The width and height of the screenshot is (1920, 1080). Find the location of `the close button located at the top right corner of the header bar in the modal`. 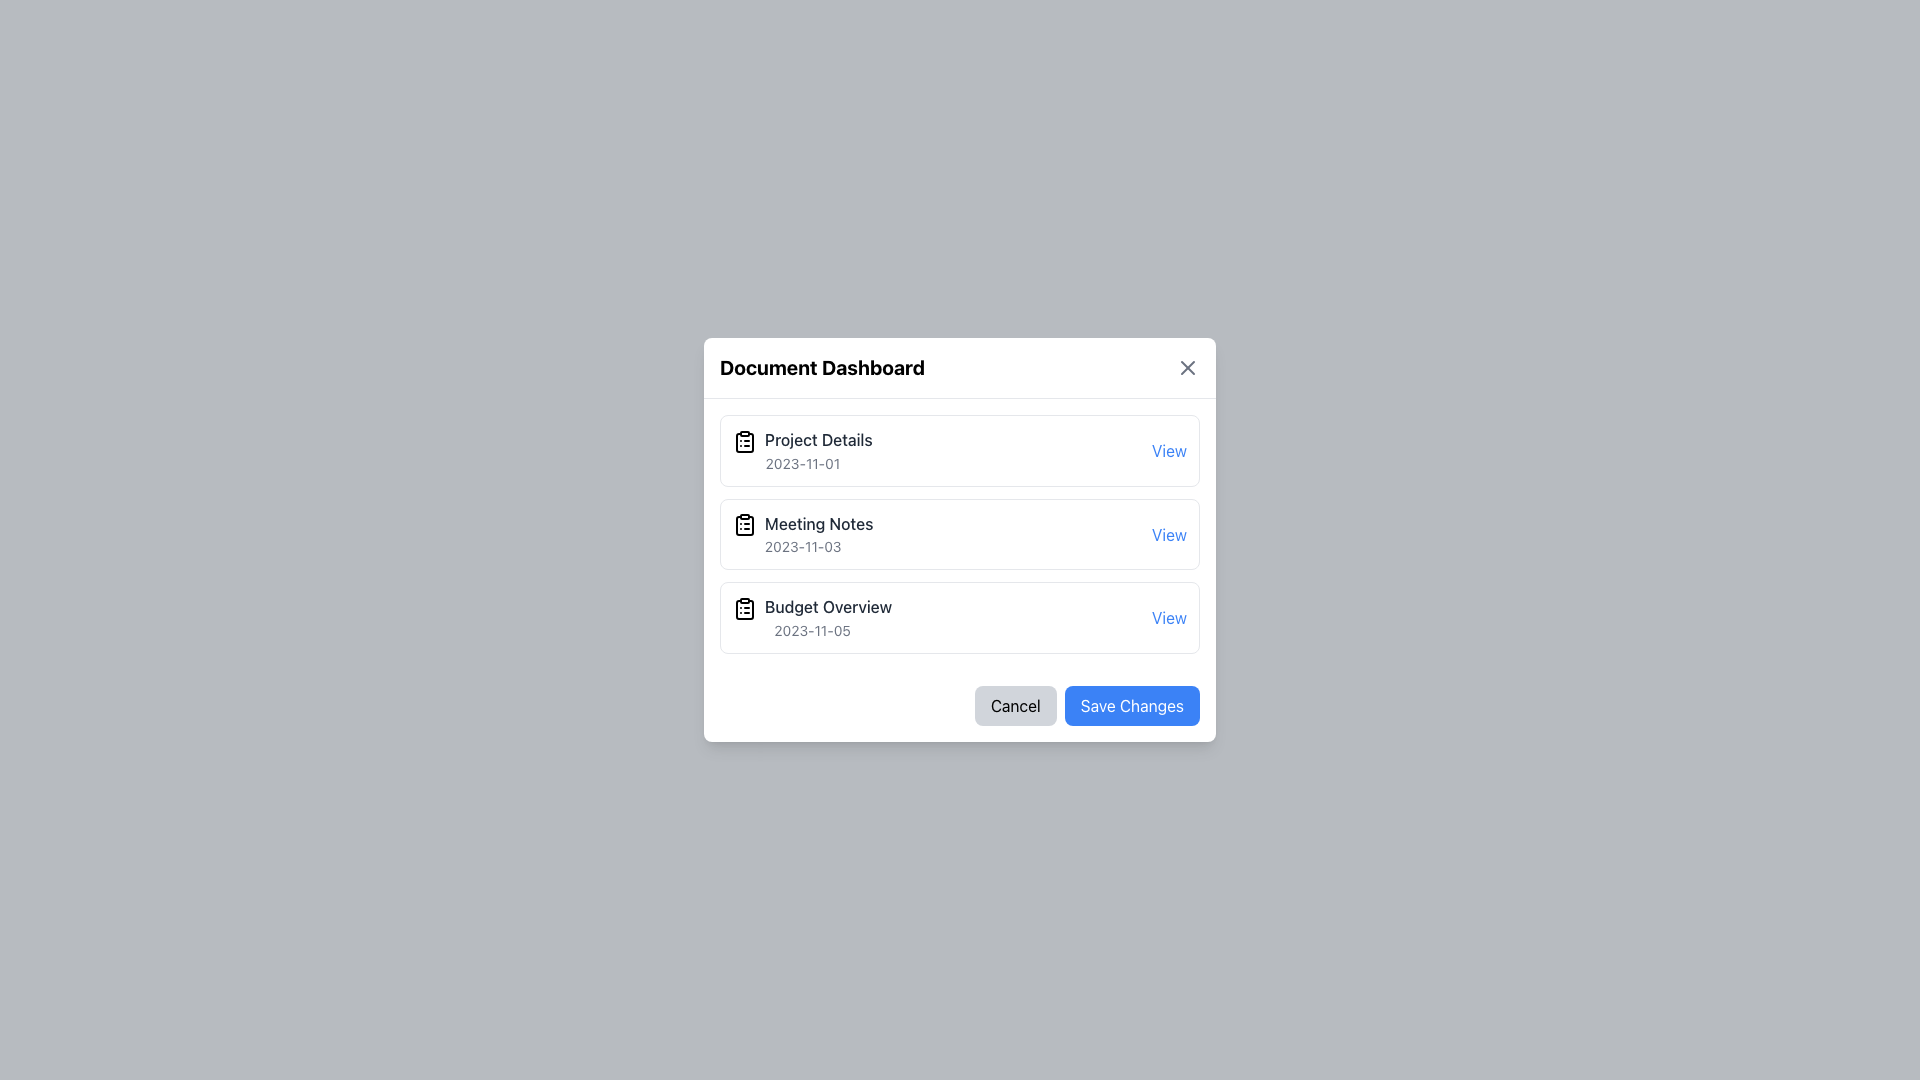

the close button located at the top right corner of the header bar in the modal is located at coordinates (1188, 366).